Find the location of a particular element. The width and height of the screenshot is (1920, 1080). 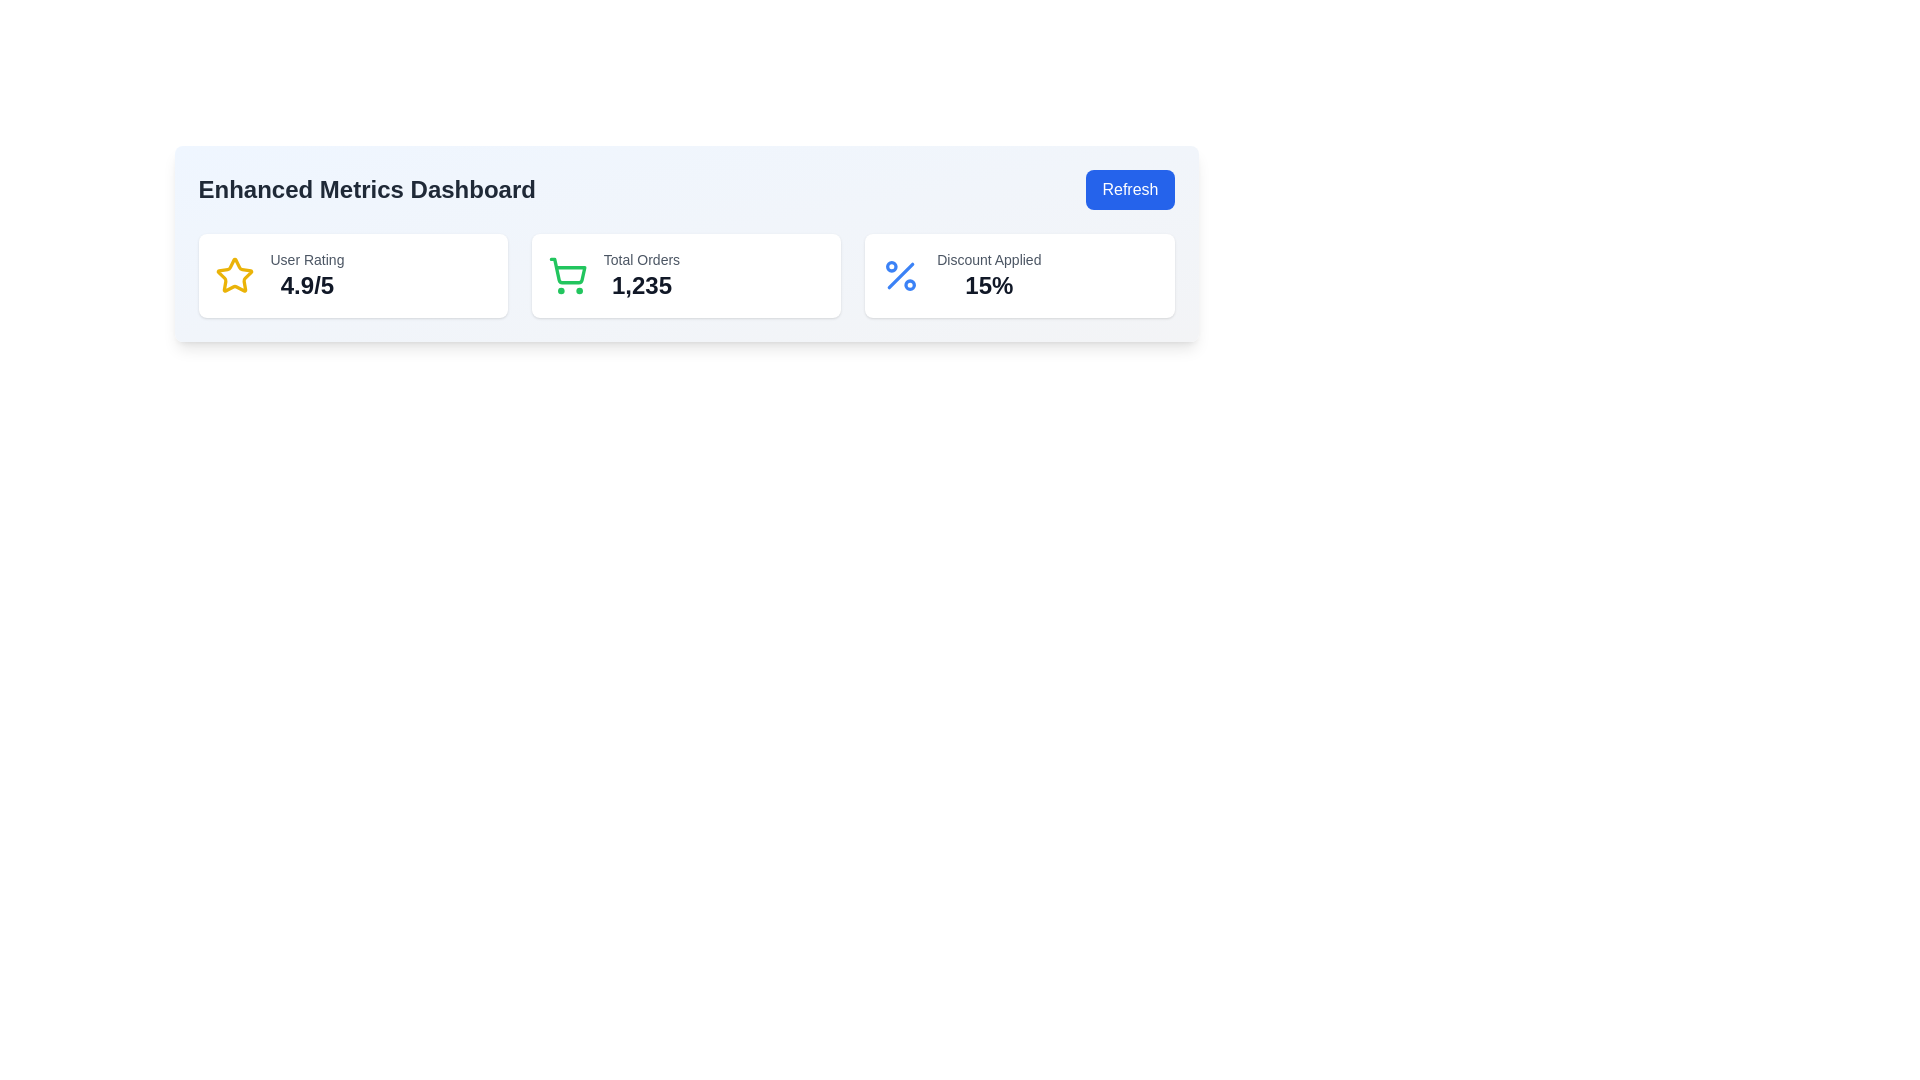

the discount icon located on the left side of the 'Discount Applied' card, which is the third card in a row of three cards on the dashboard is located at coordinates (900, 276).